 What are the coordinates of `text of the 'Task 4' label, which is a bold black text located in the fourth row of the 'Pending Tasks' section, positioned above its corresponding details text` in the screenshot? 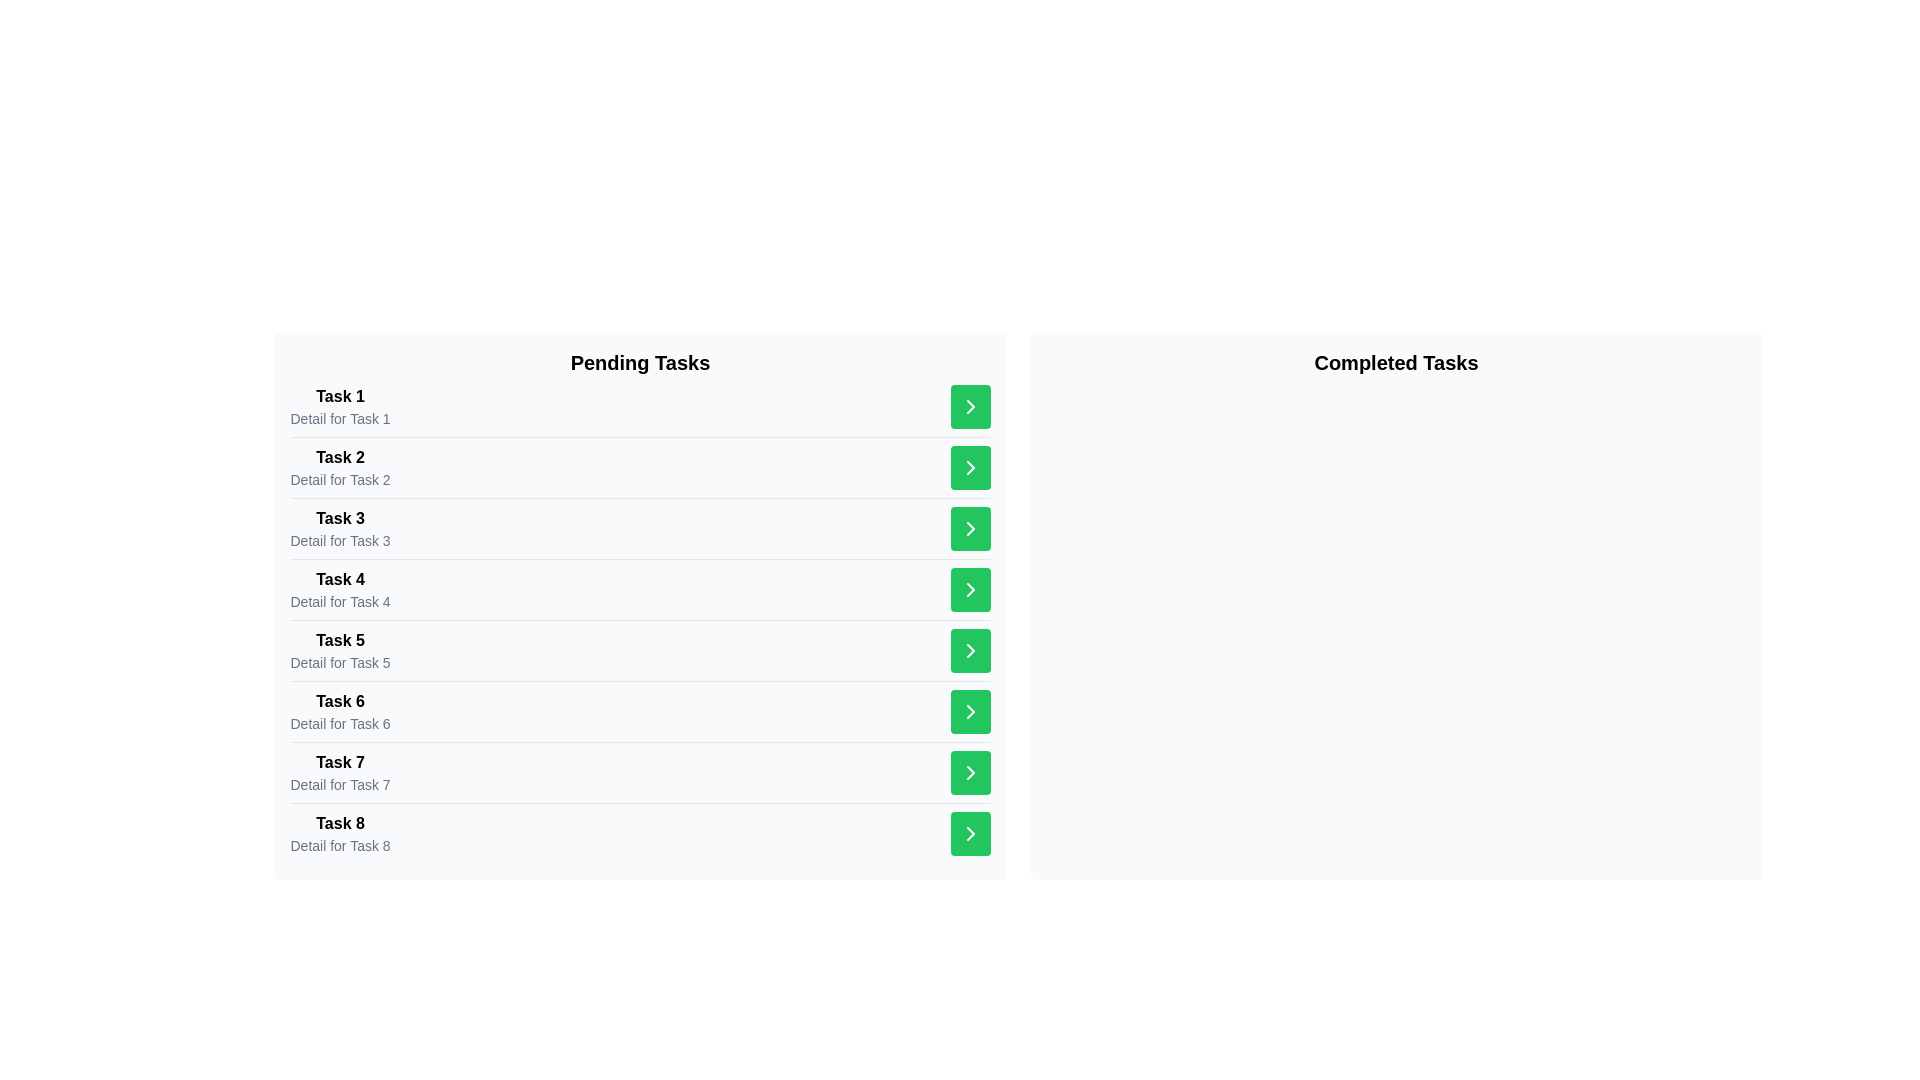 It's located at (340, 579).